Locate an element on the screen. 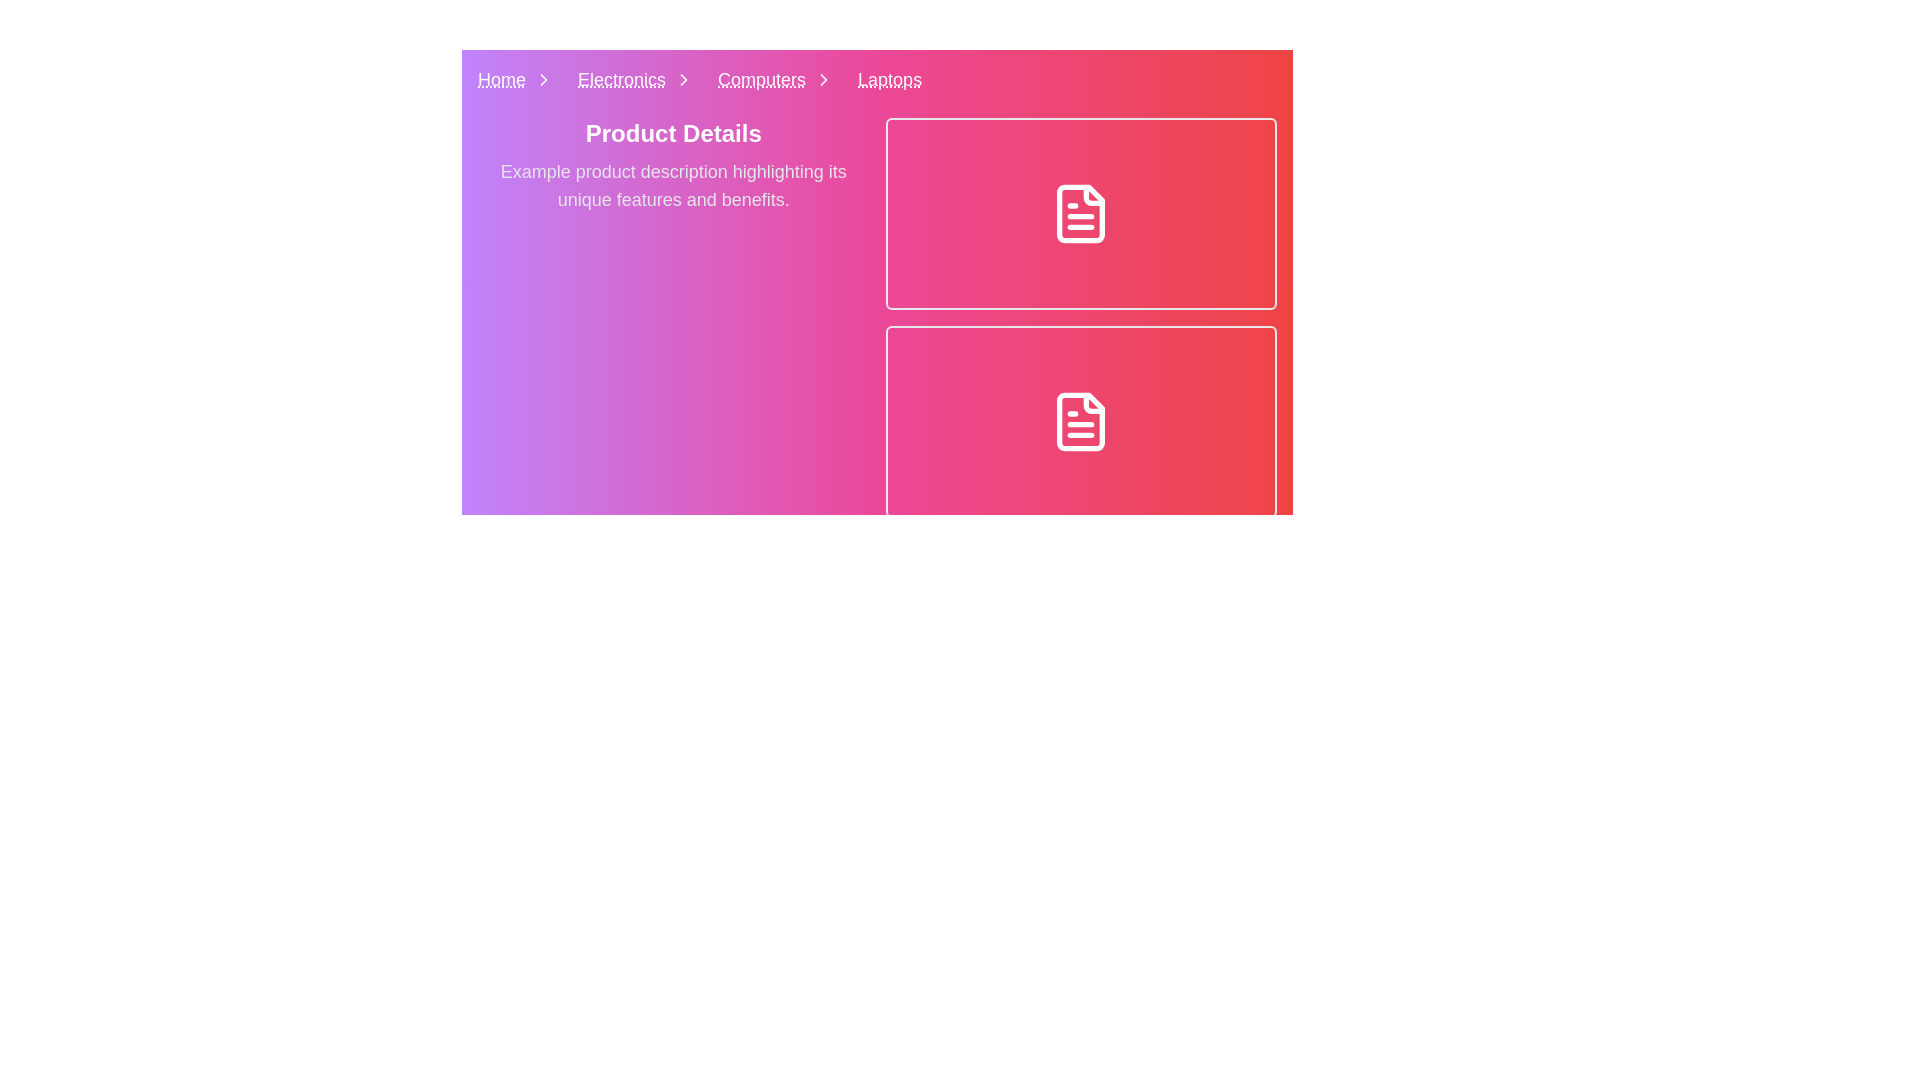  the document symbol icon located within the upper rectangle on the center-right of the interface is located at coordinates (1080, 213).